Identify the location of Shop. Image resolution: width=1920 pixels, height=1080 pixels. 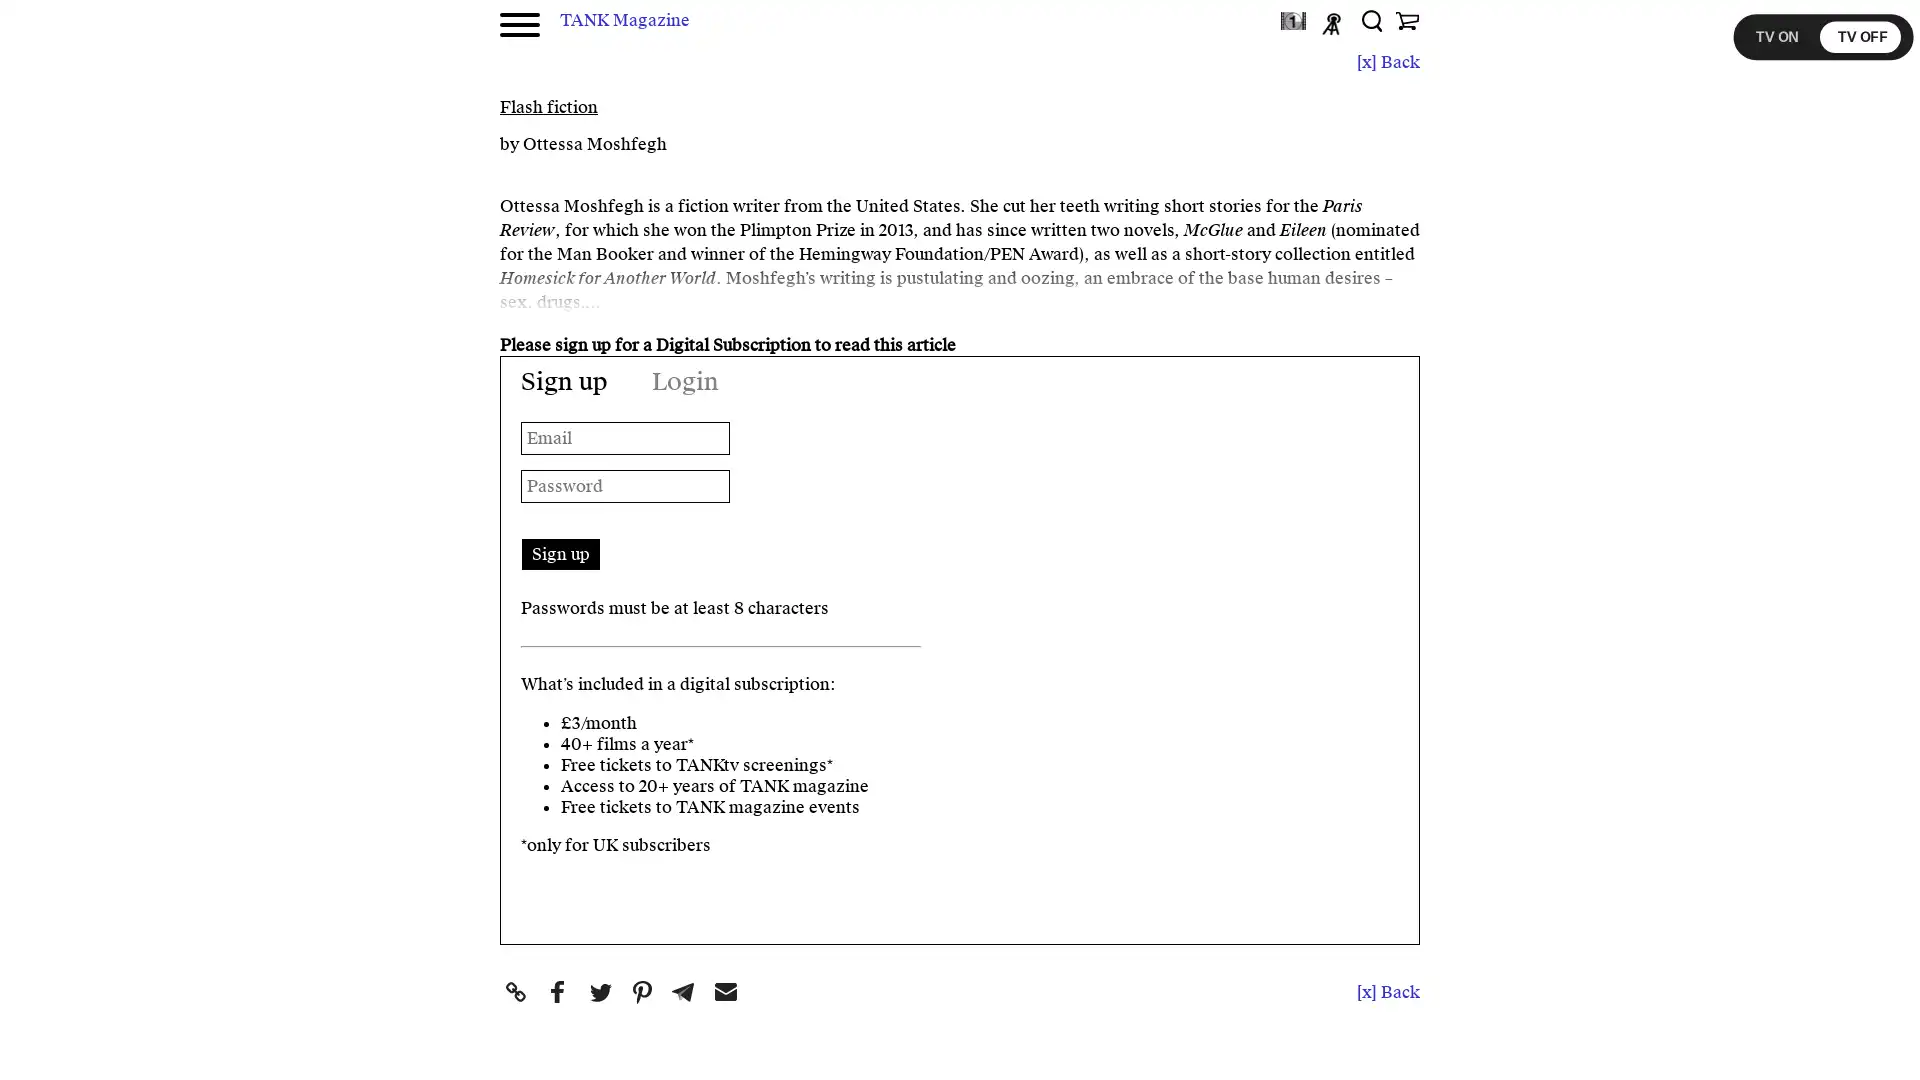
(1406, 20).